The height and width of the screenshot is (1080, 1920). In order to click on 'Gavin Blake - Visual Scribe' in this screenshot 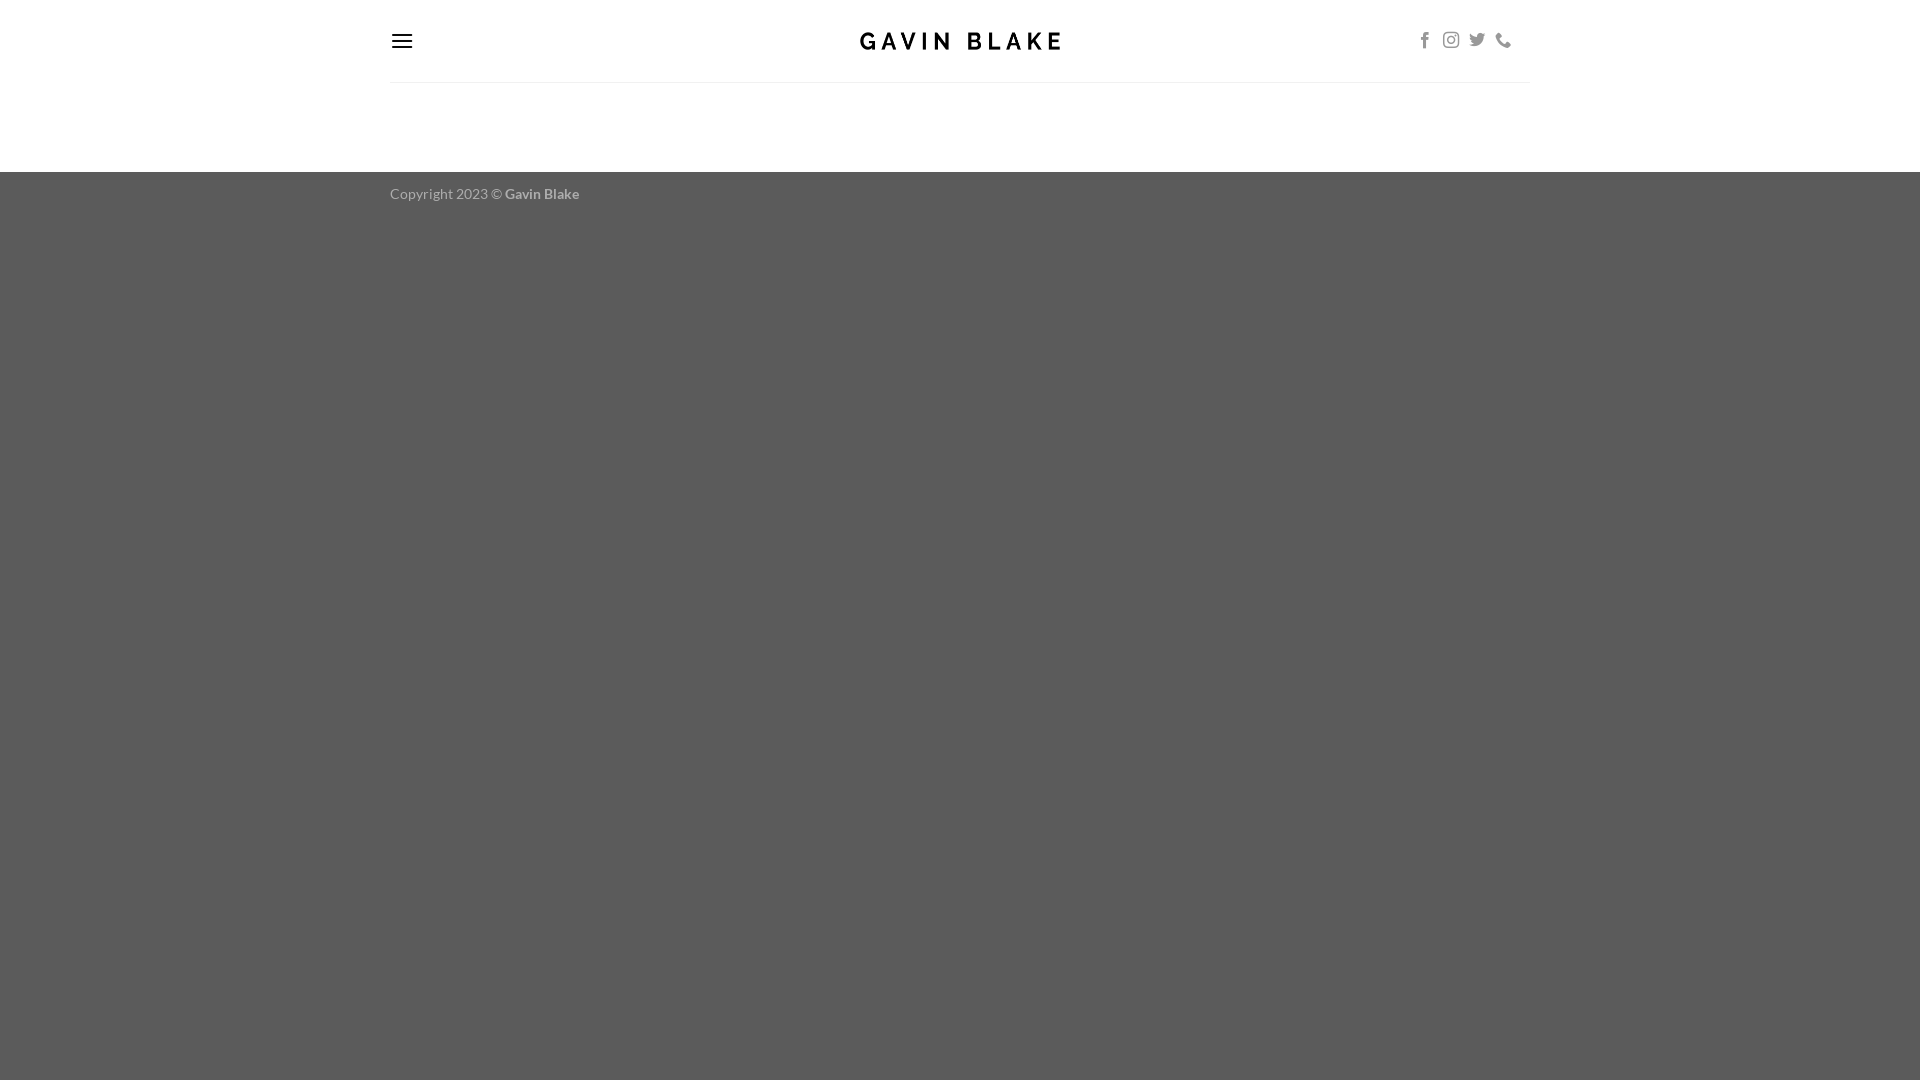, I will do `click(960, 41)`.